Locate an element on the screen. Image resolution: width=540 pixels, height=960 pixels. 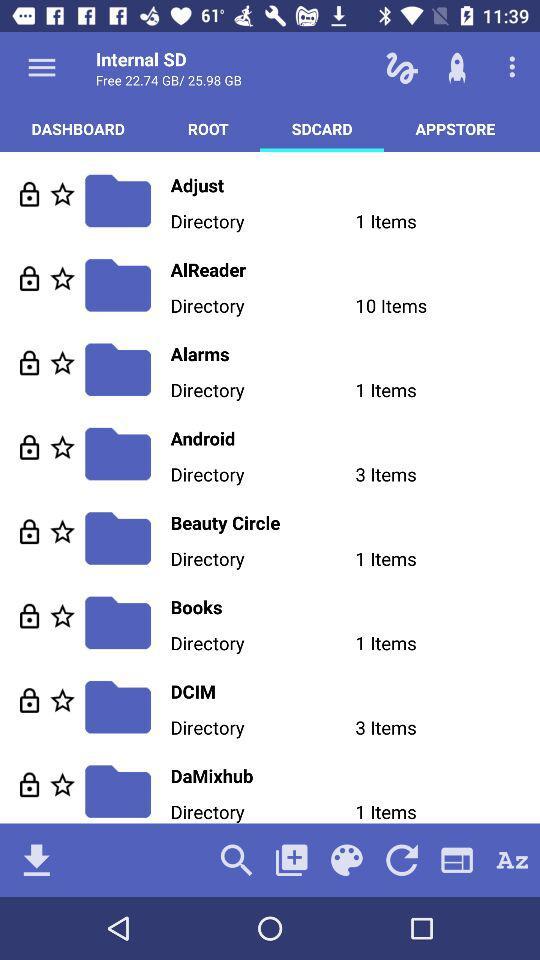
the 10 items is located at coordinates (447, 309).